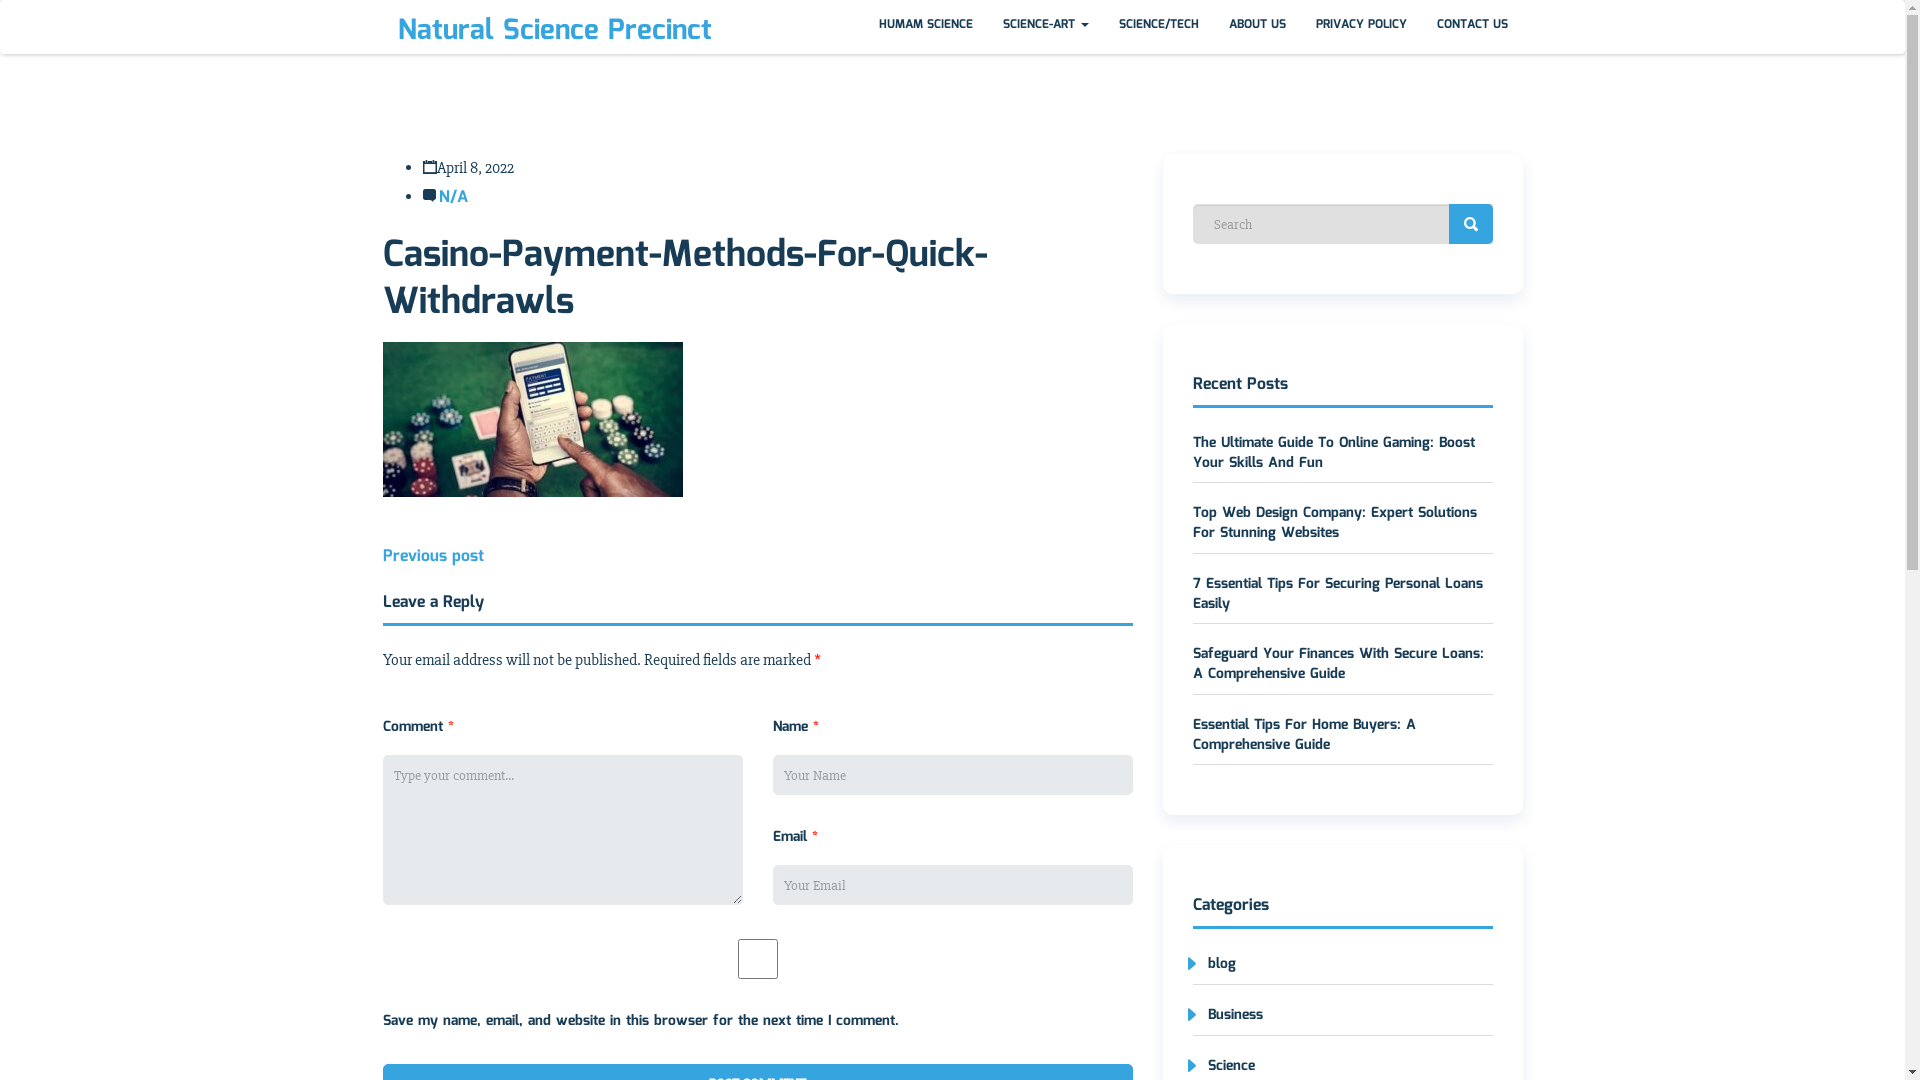  I want to click on 'CONTACT US', so click(1472, 27).